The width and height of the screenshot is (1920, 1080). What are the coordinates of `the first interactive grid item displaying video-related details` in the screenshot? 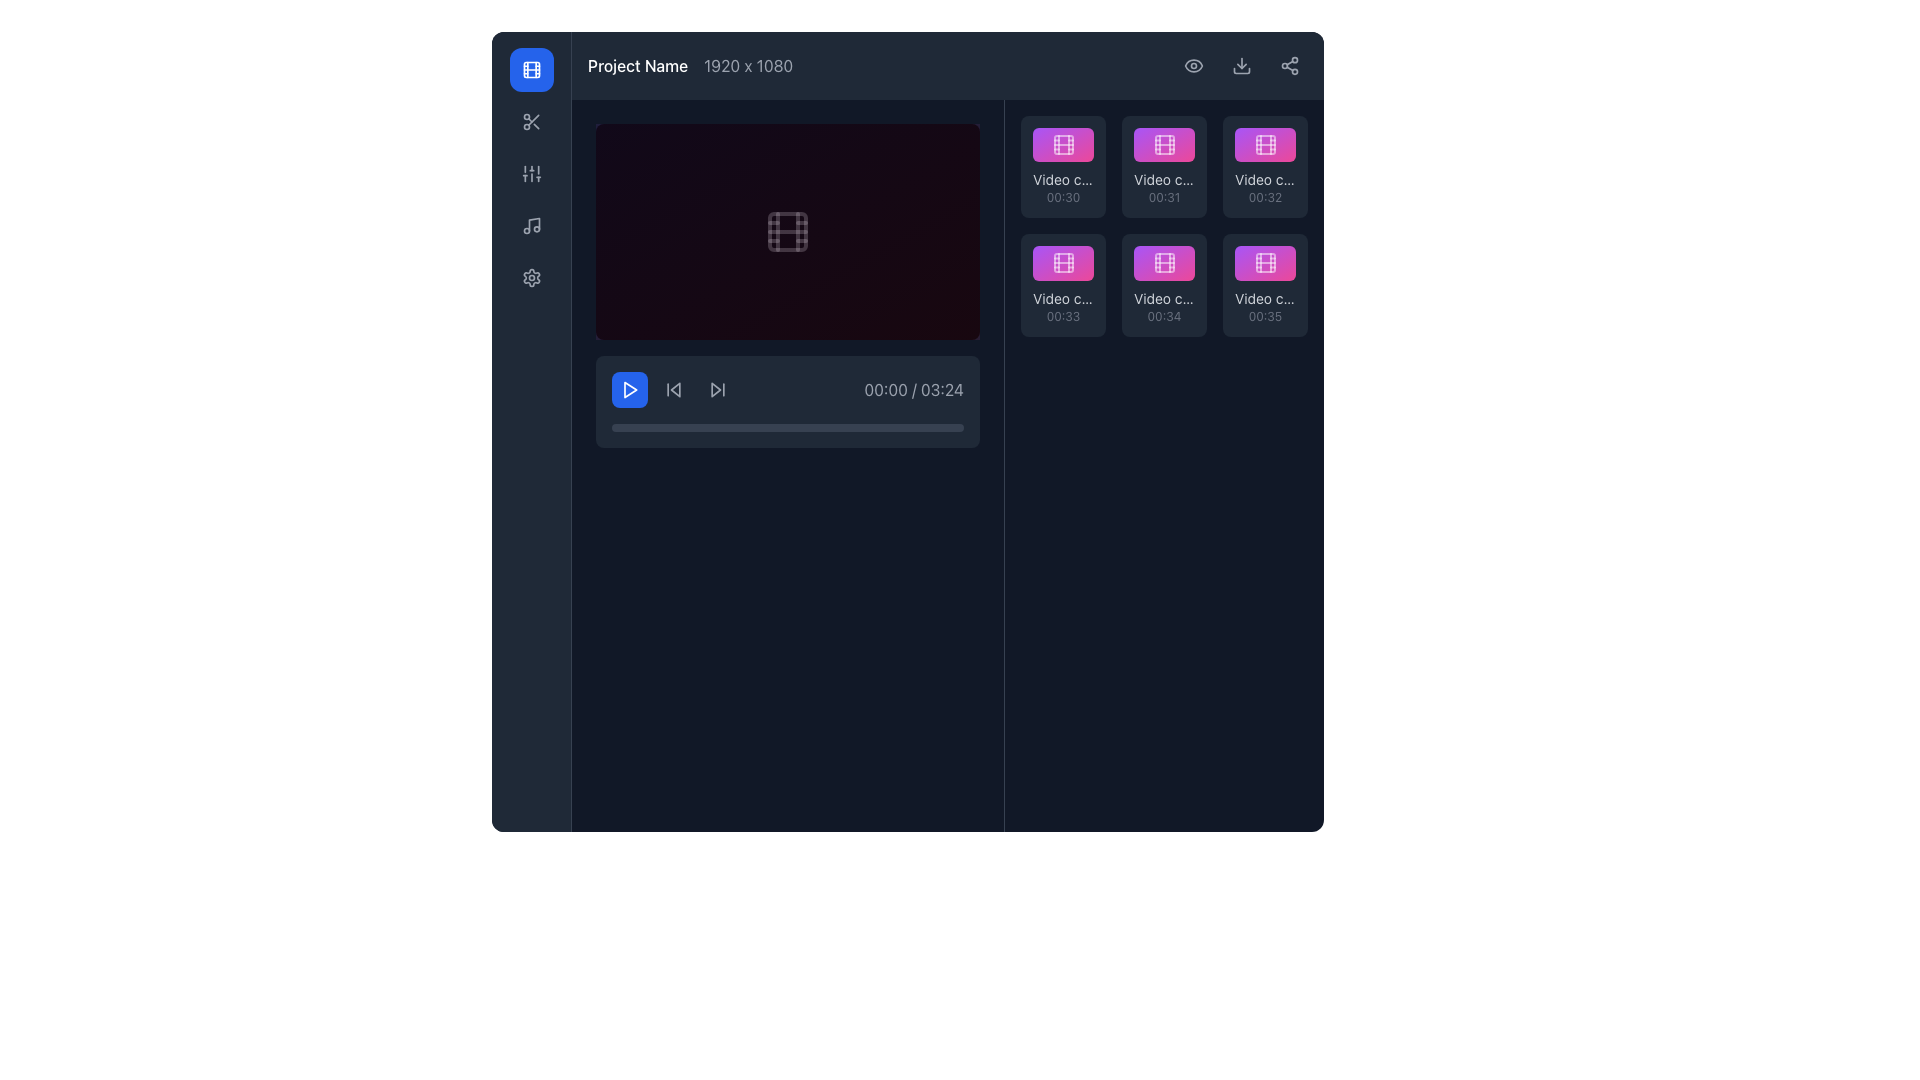 It's located at (1062, 166).